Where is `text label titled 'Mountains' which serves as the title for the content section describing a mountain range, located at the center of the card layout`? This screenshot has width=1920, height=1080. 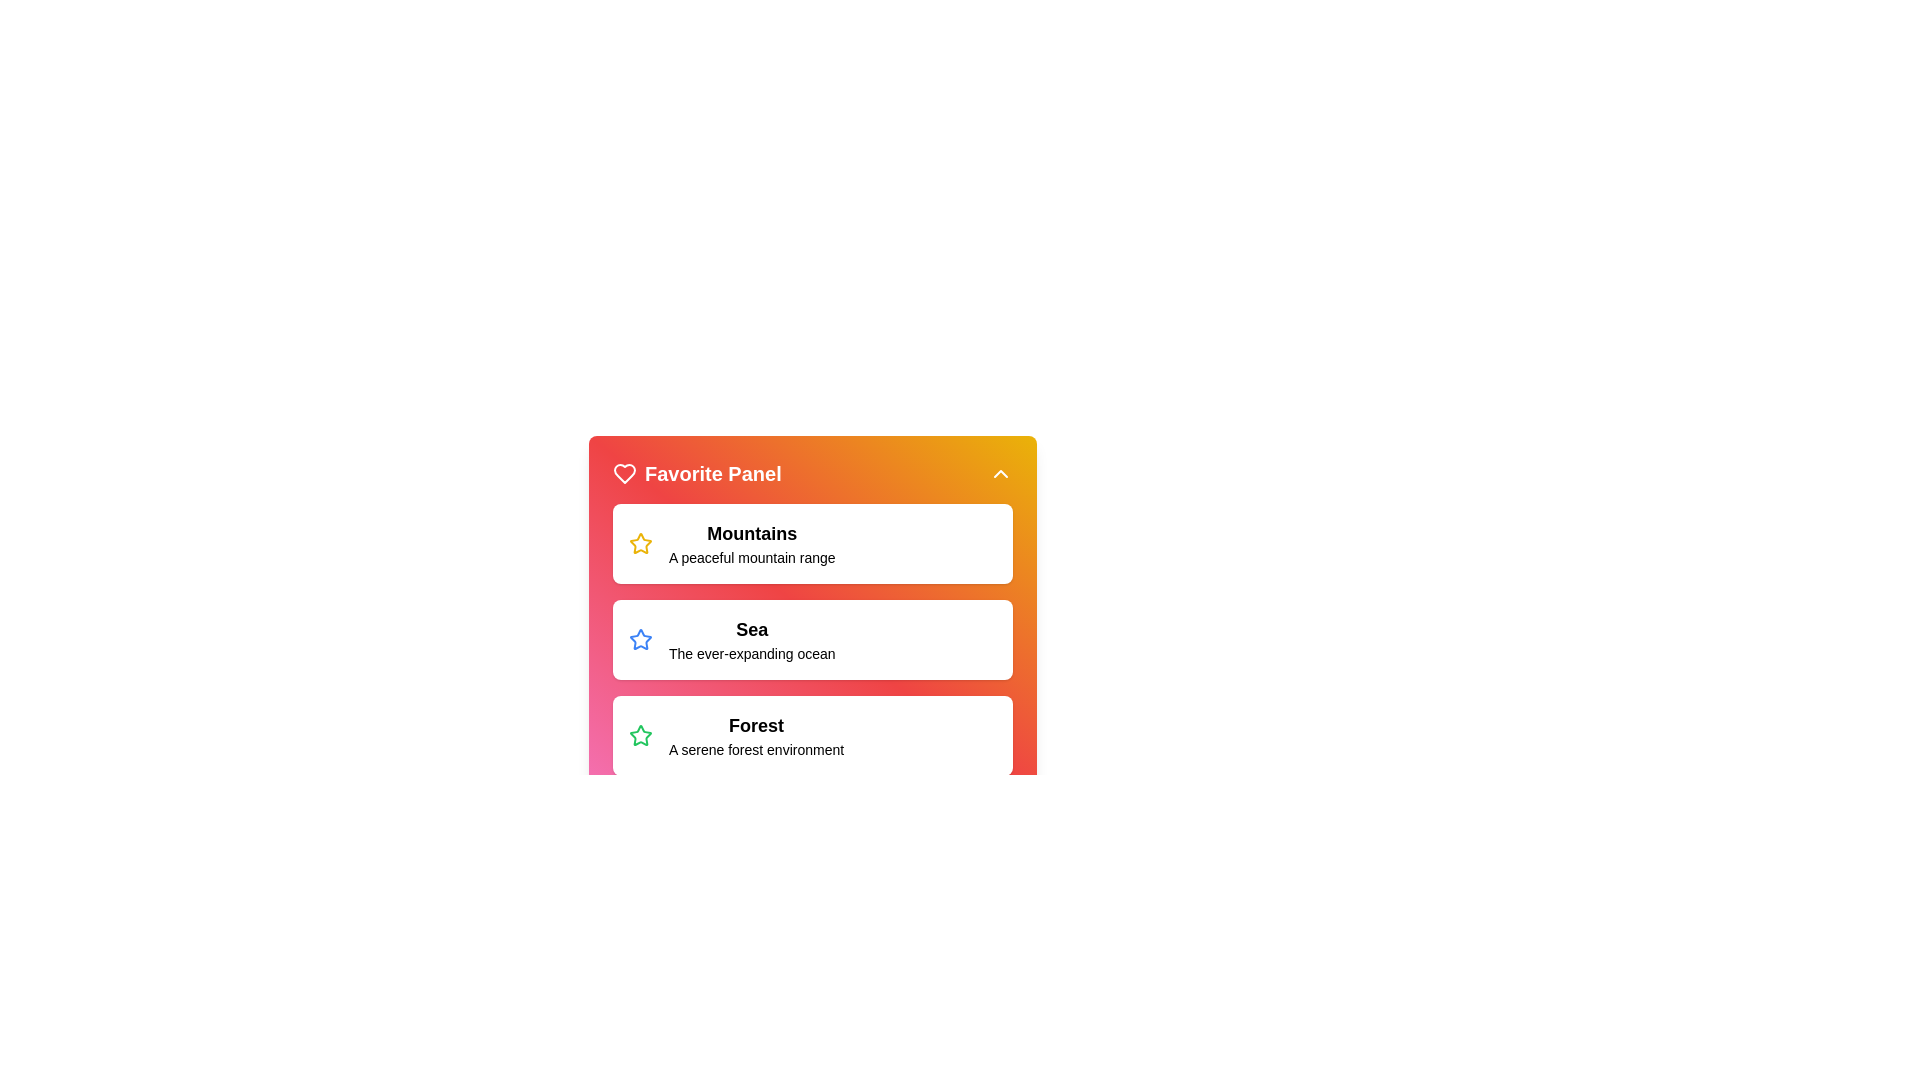
text label titled 'Mountains' which serves as the title for the content section describing a mountain range, located at the center of the card layout is located at coordinates (751, 532).